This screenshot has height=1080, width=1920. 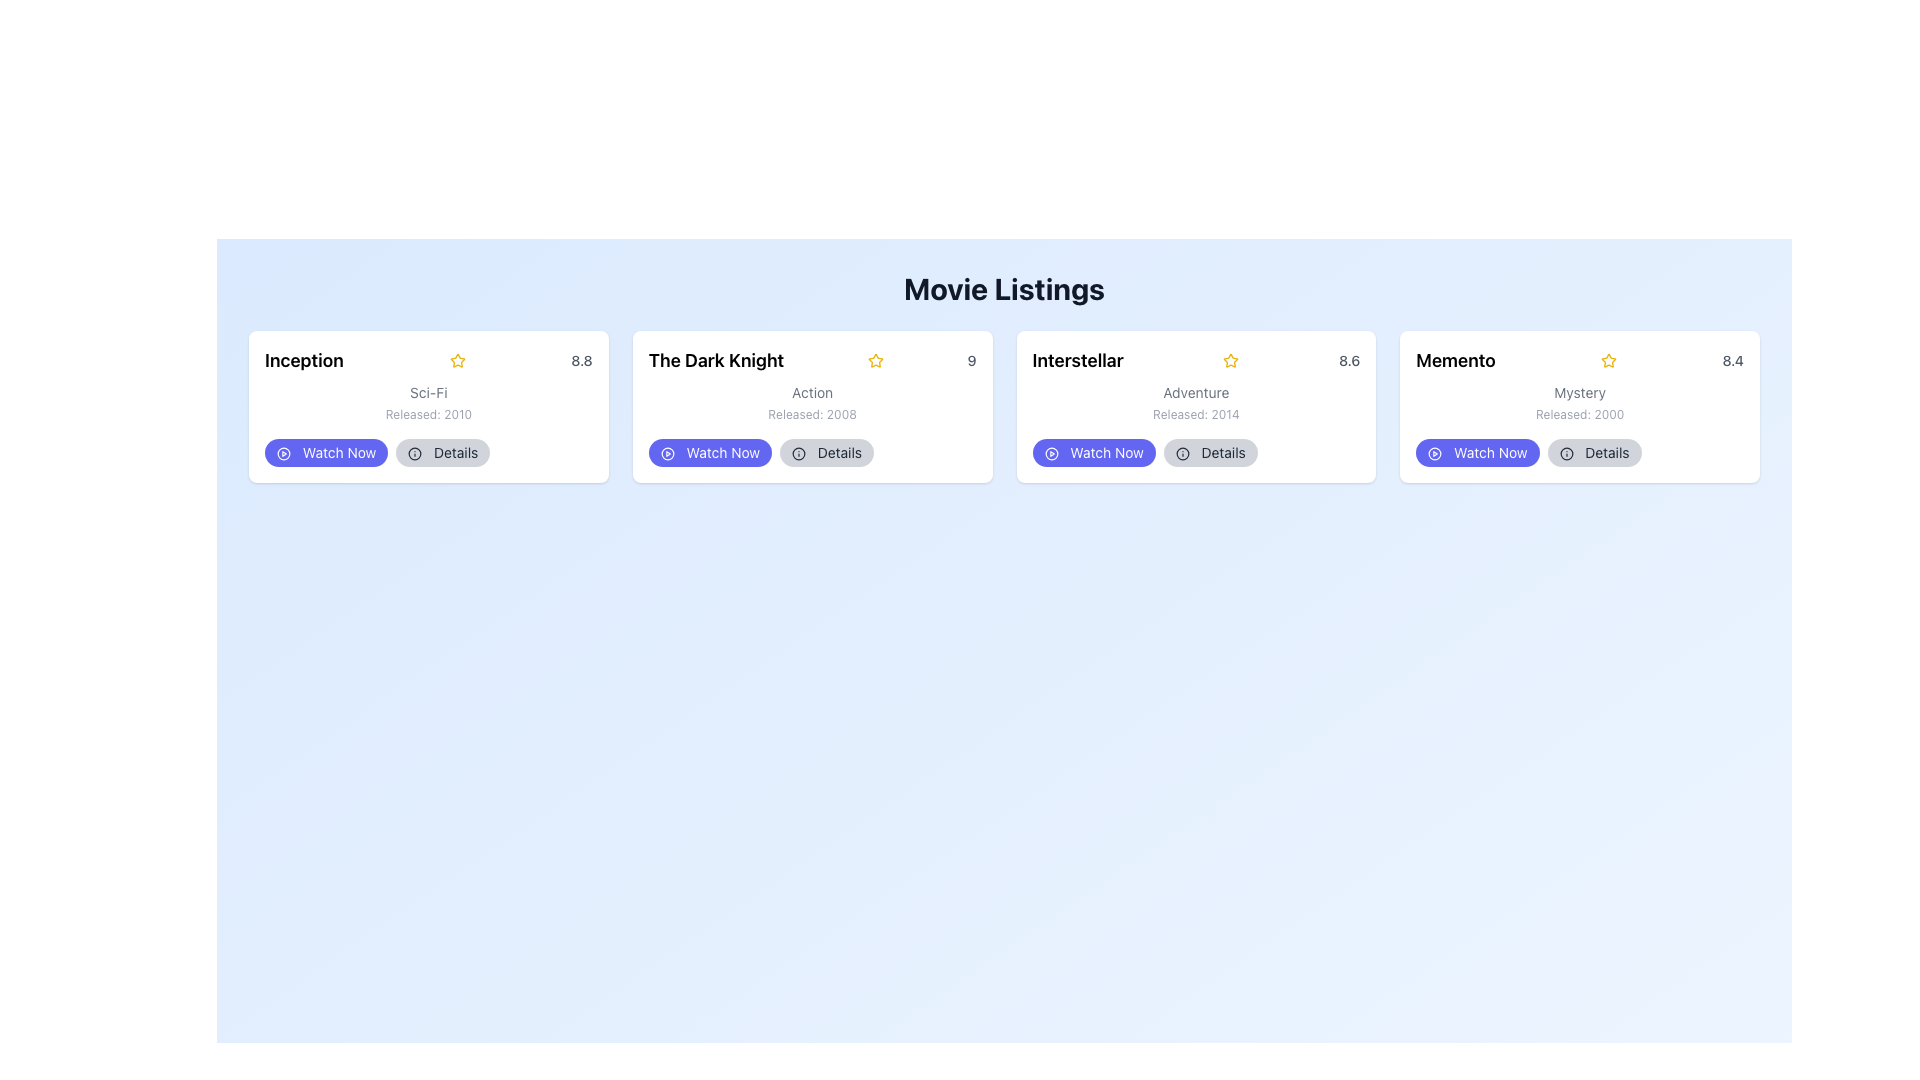 What do you see at coordinates (1209, 452) in the screenshot?
I see `the button to the right of the 'Watch Now' button that leads to more detailed information about the 'Interstellar' movie` at bounding box center [1209, 452].